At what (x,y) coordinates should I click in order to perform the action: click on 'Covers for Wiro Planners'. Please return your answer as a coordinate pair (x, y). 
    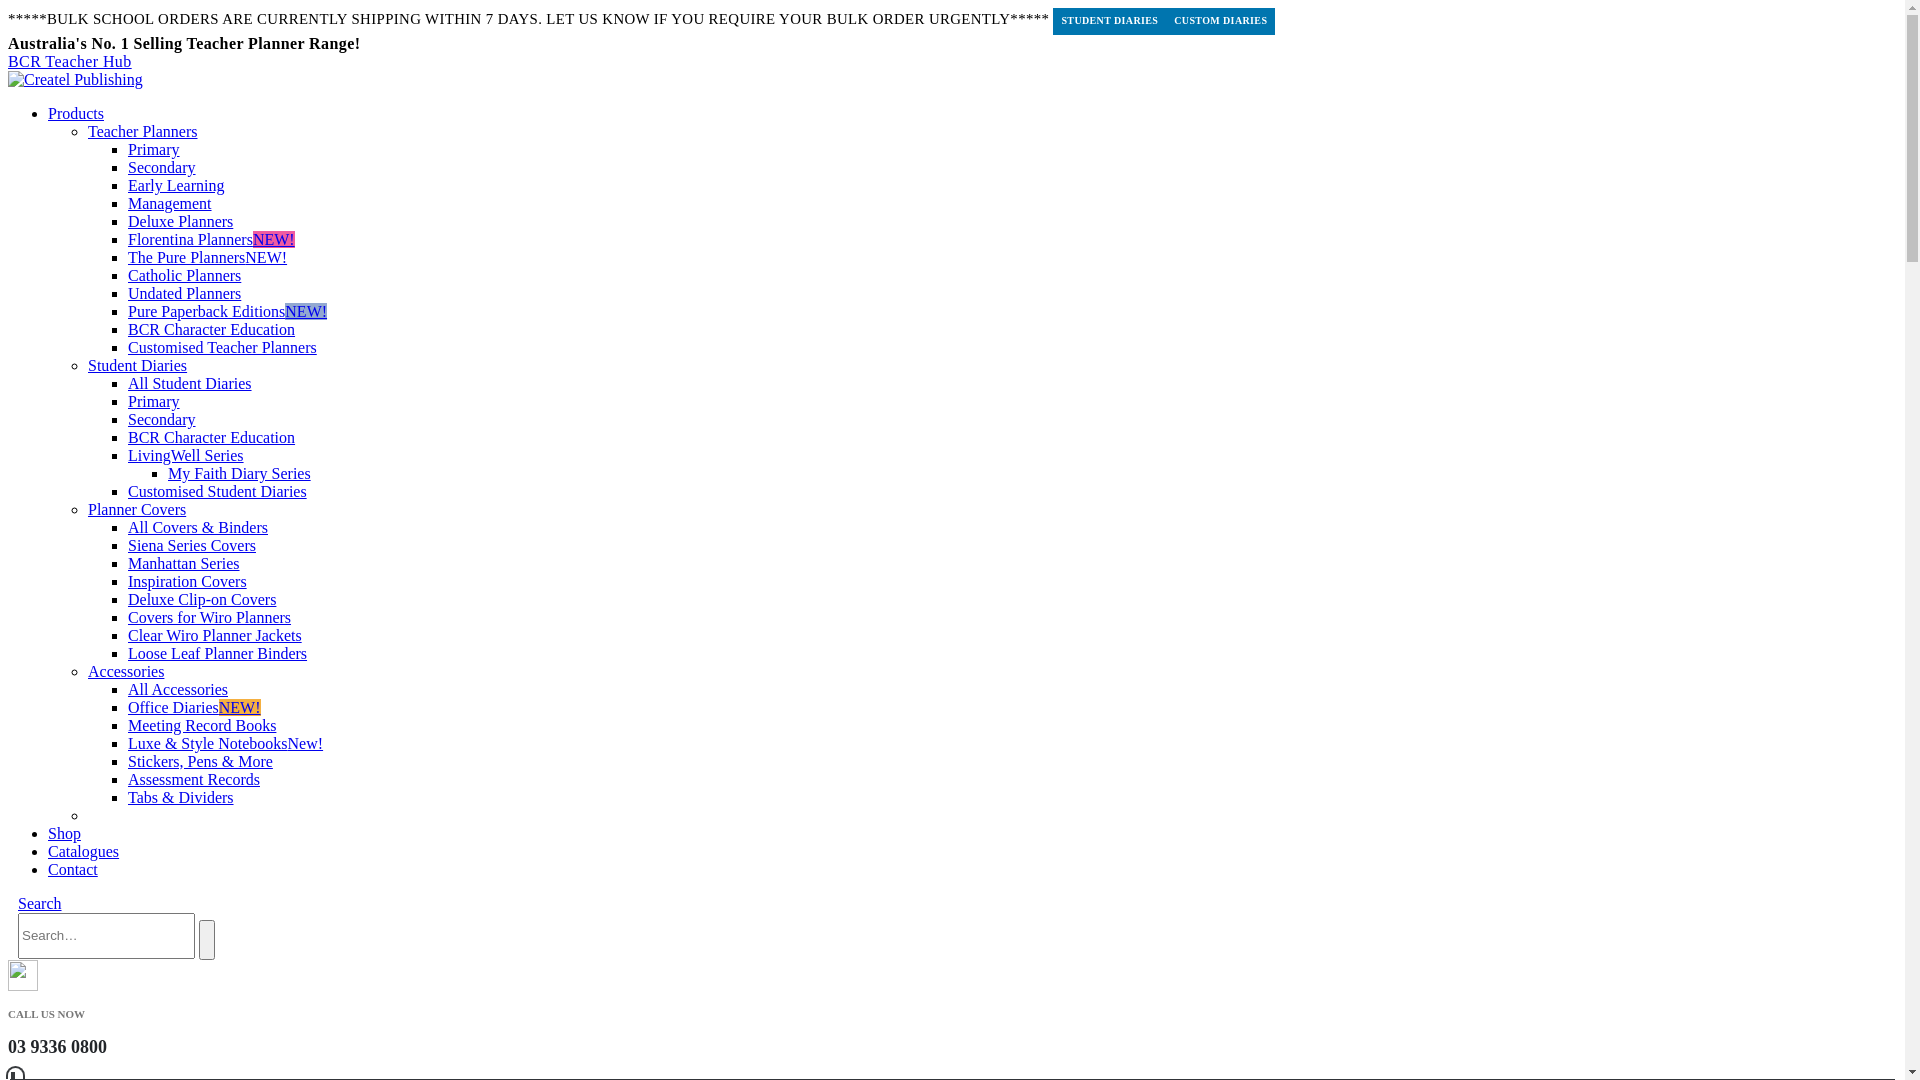
    Looking at the image, I should click on (209, 616).